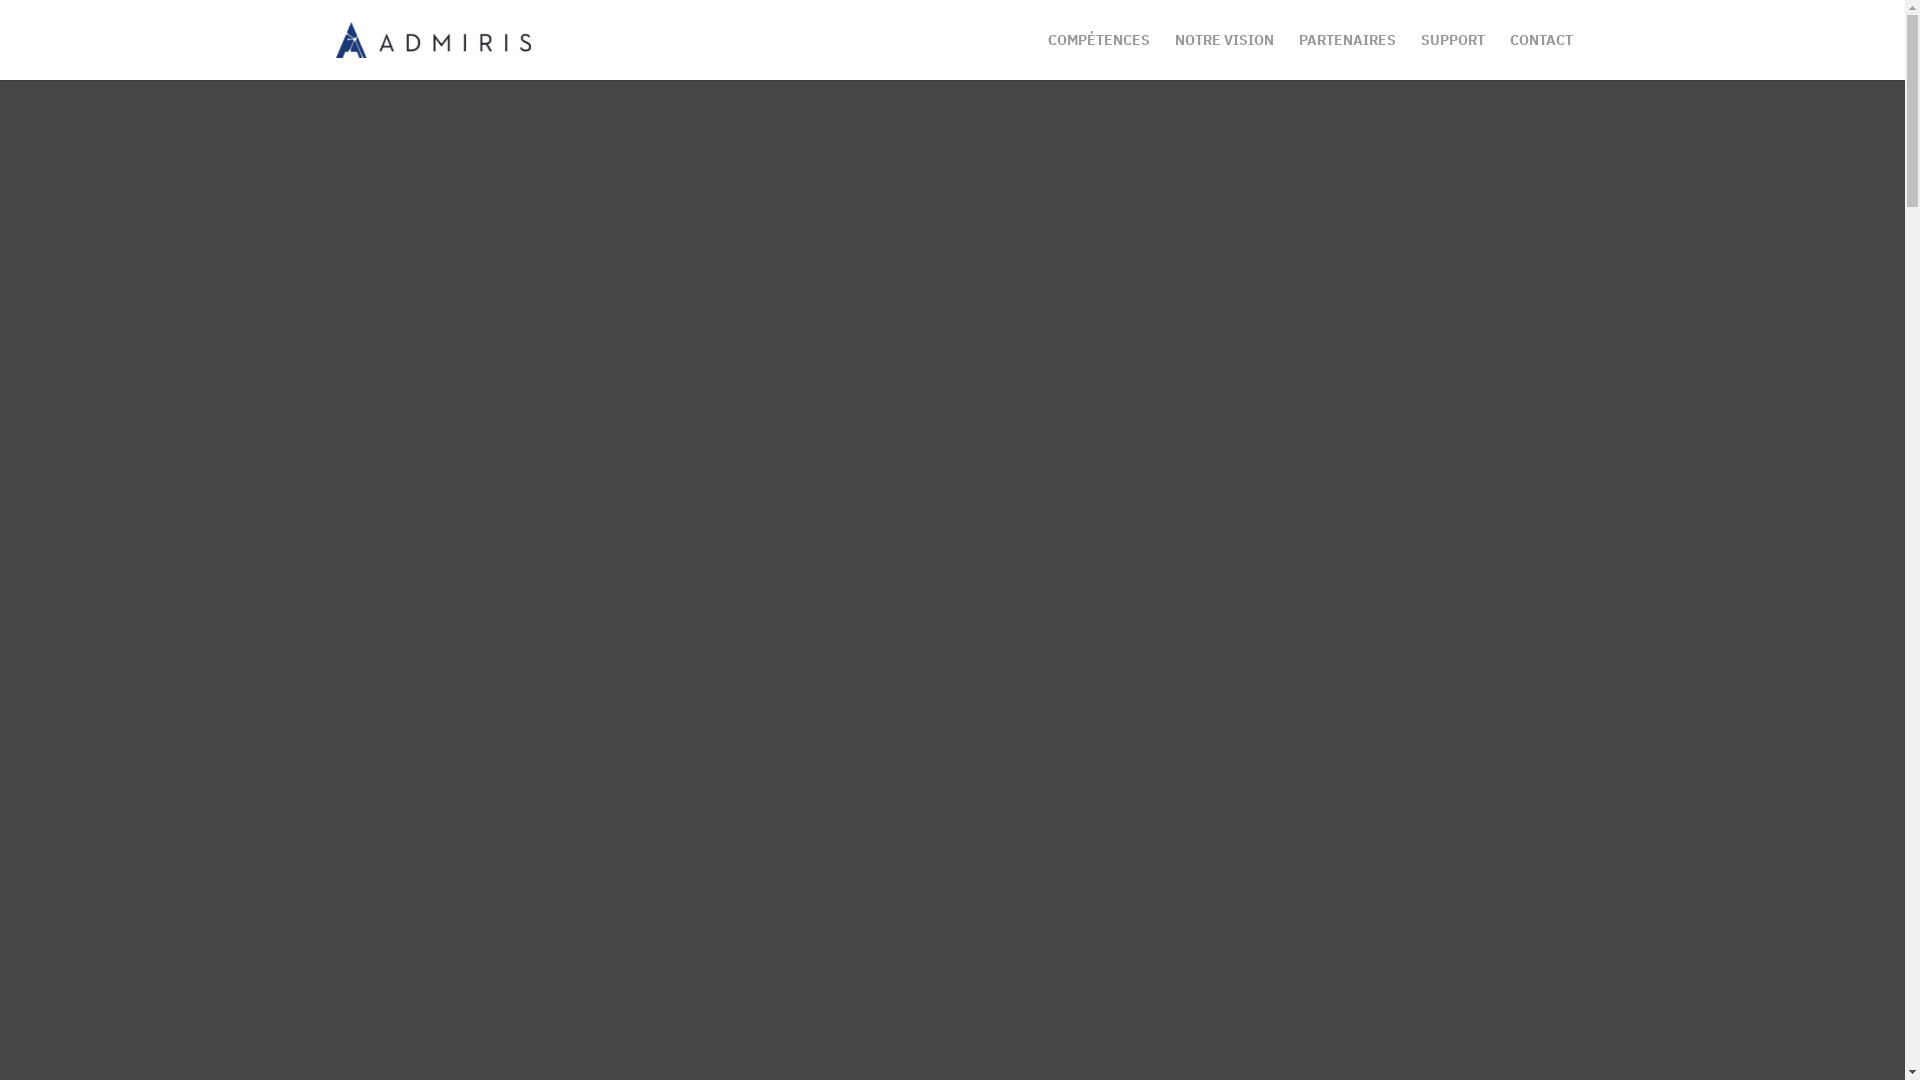 This screenshot has width=1920, height=1080. Describe the element at coordinates (1174, 55) in the screenshot. I see `'NOTRE VISION'` at that location.